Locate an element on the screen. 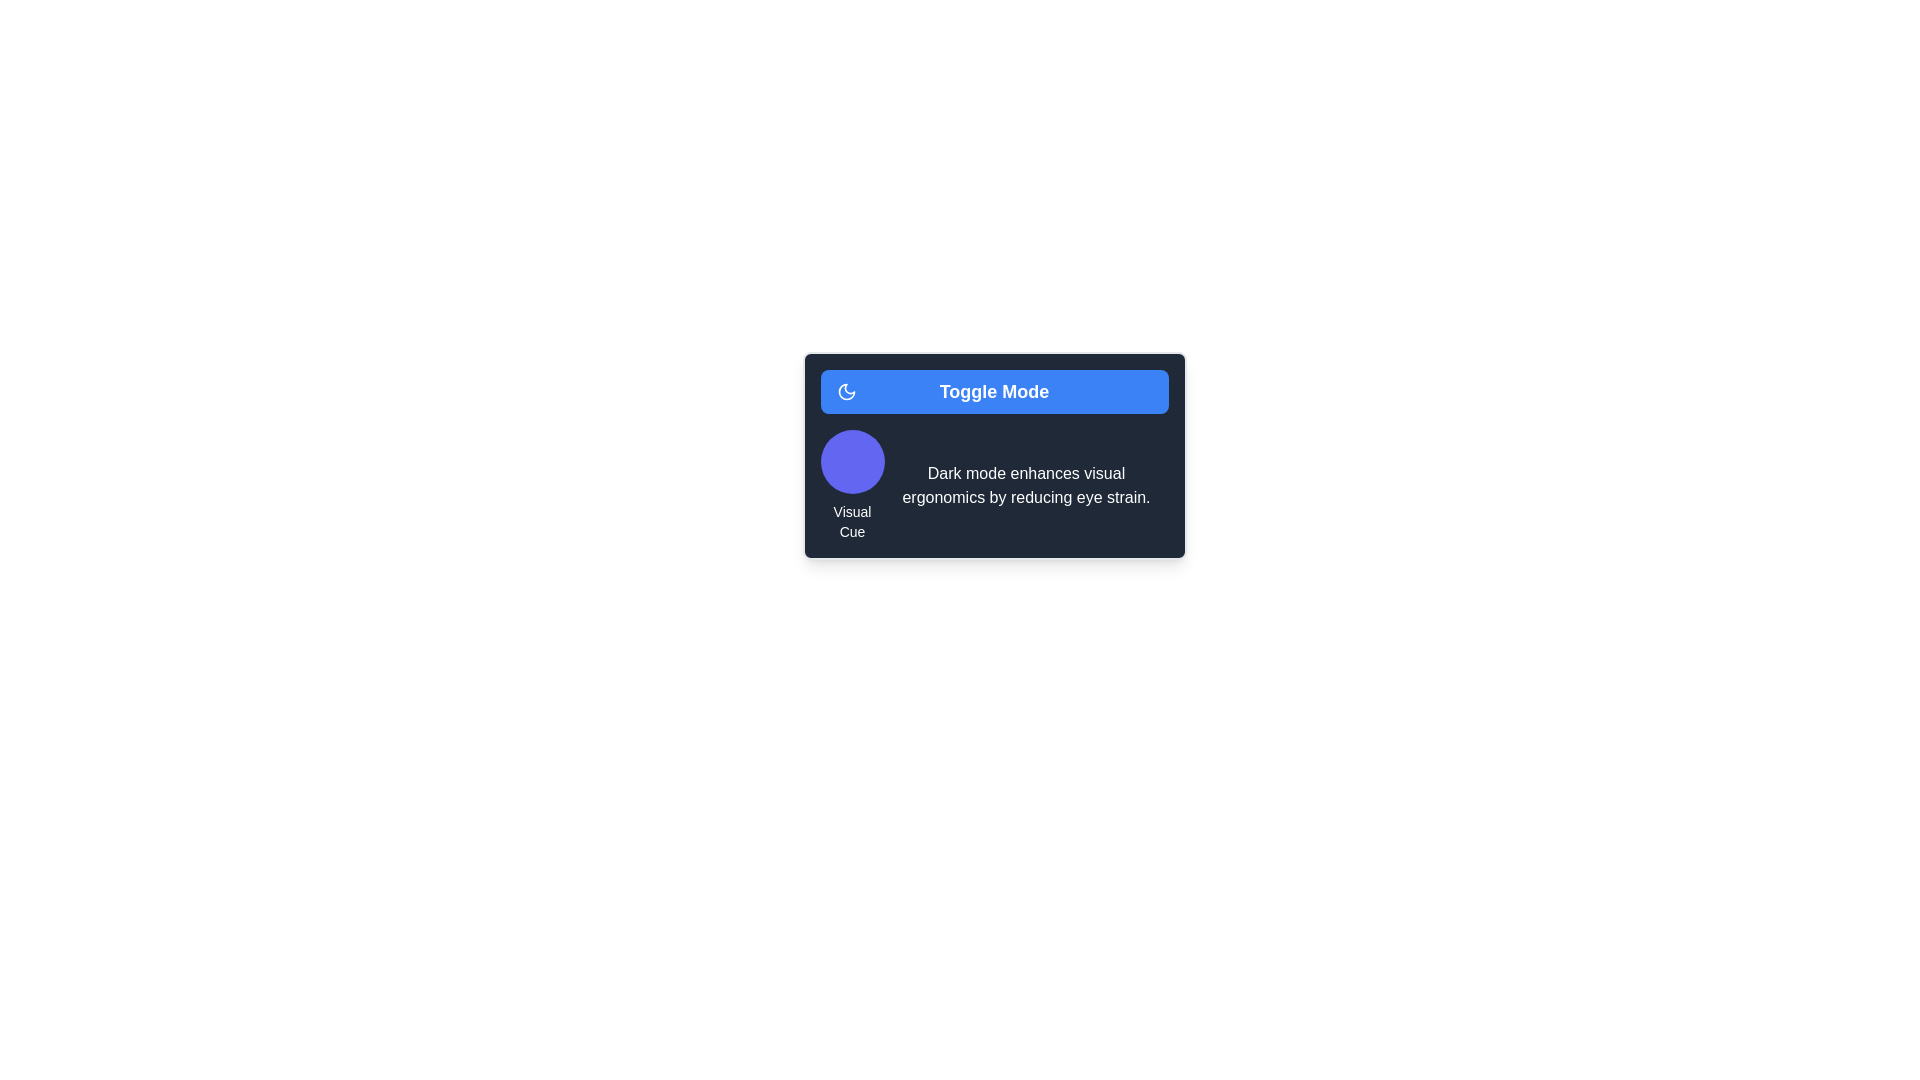  the 'Toggle Mode' button which contains the moon icon is located at coordinates (846, 392).